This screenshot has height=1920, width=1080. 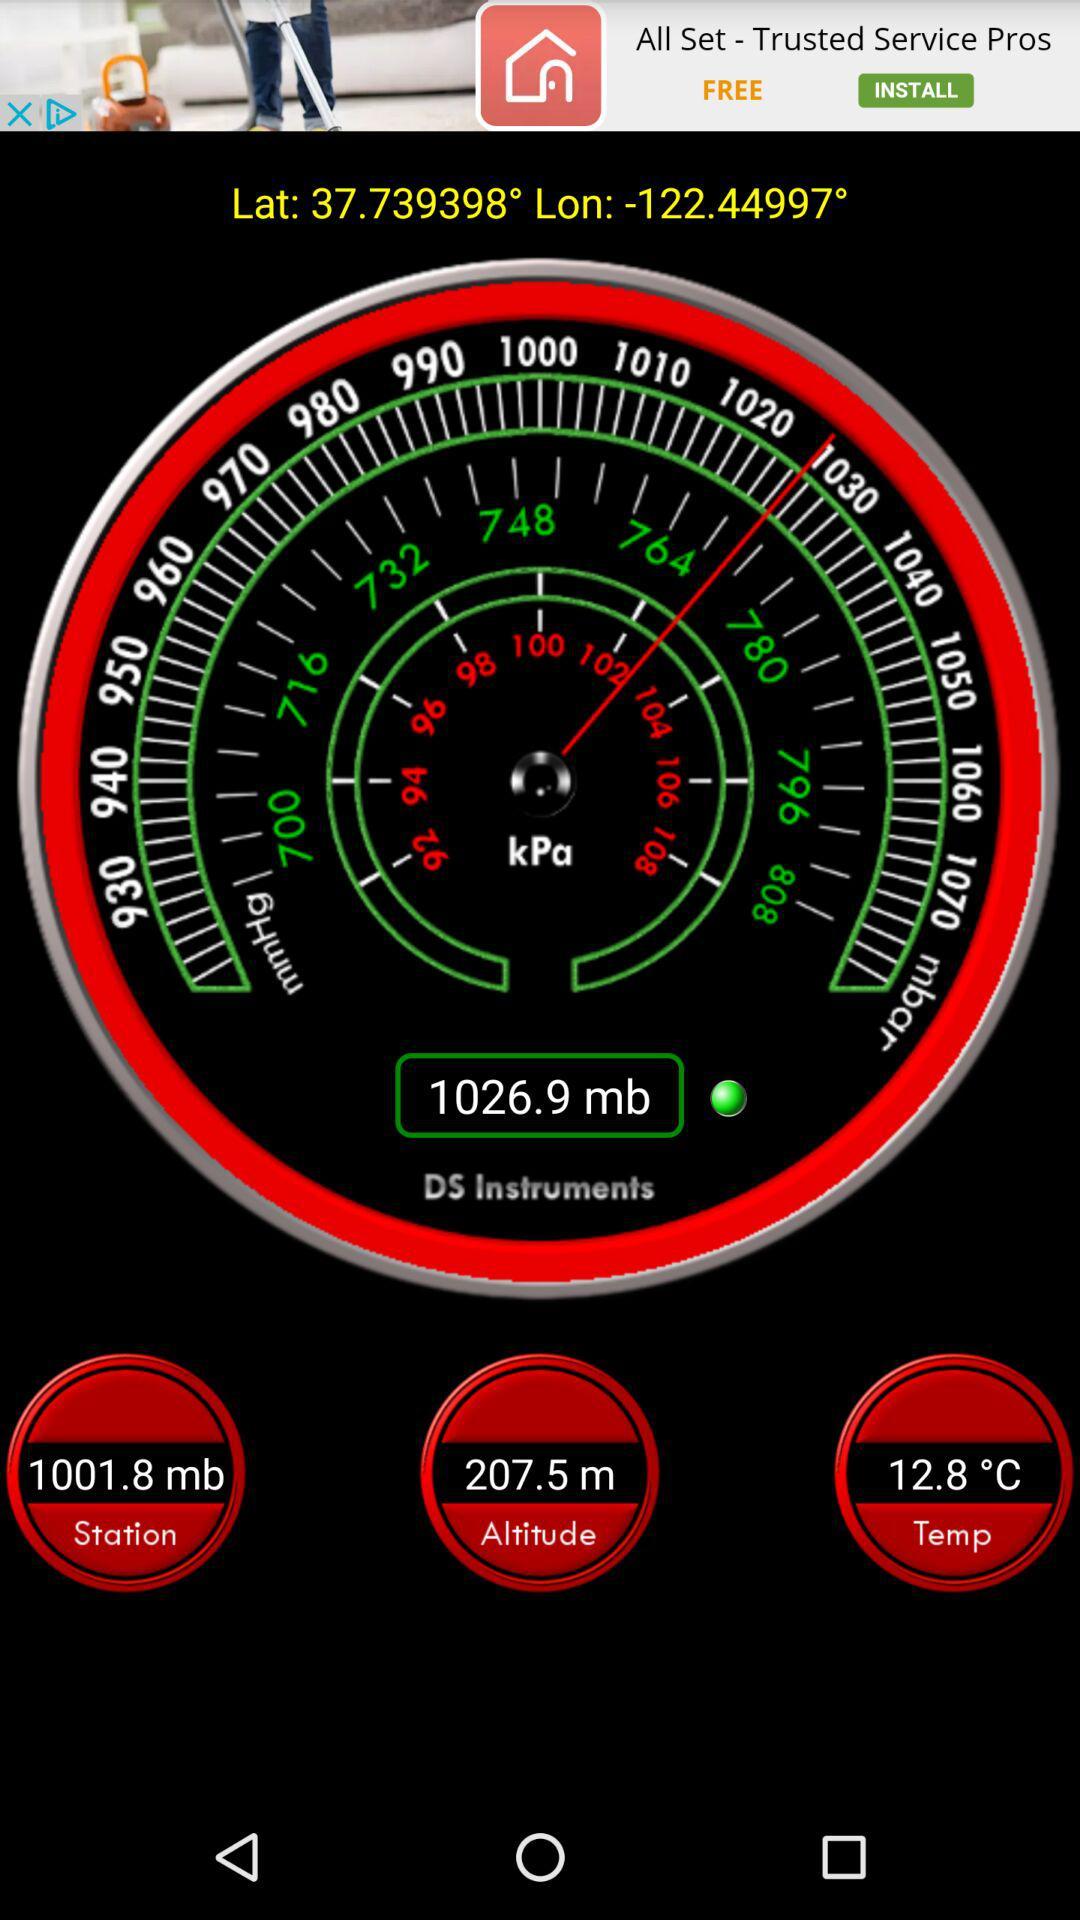 What do you see at coordinates (540, 65) in the screenshot?
I see `app advertisement option` at bounding box center [540, 65].